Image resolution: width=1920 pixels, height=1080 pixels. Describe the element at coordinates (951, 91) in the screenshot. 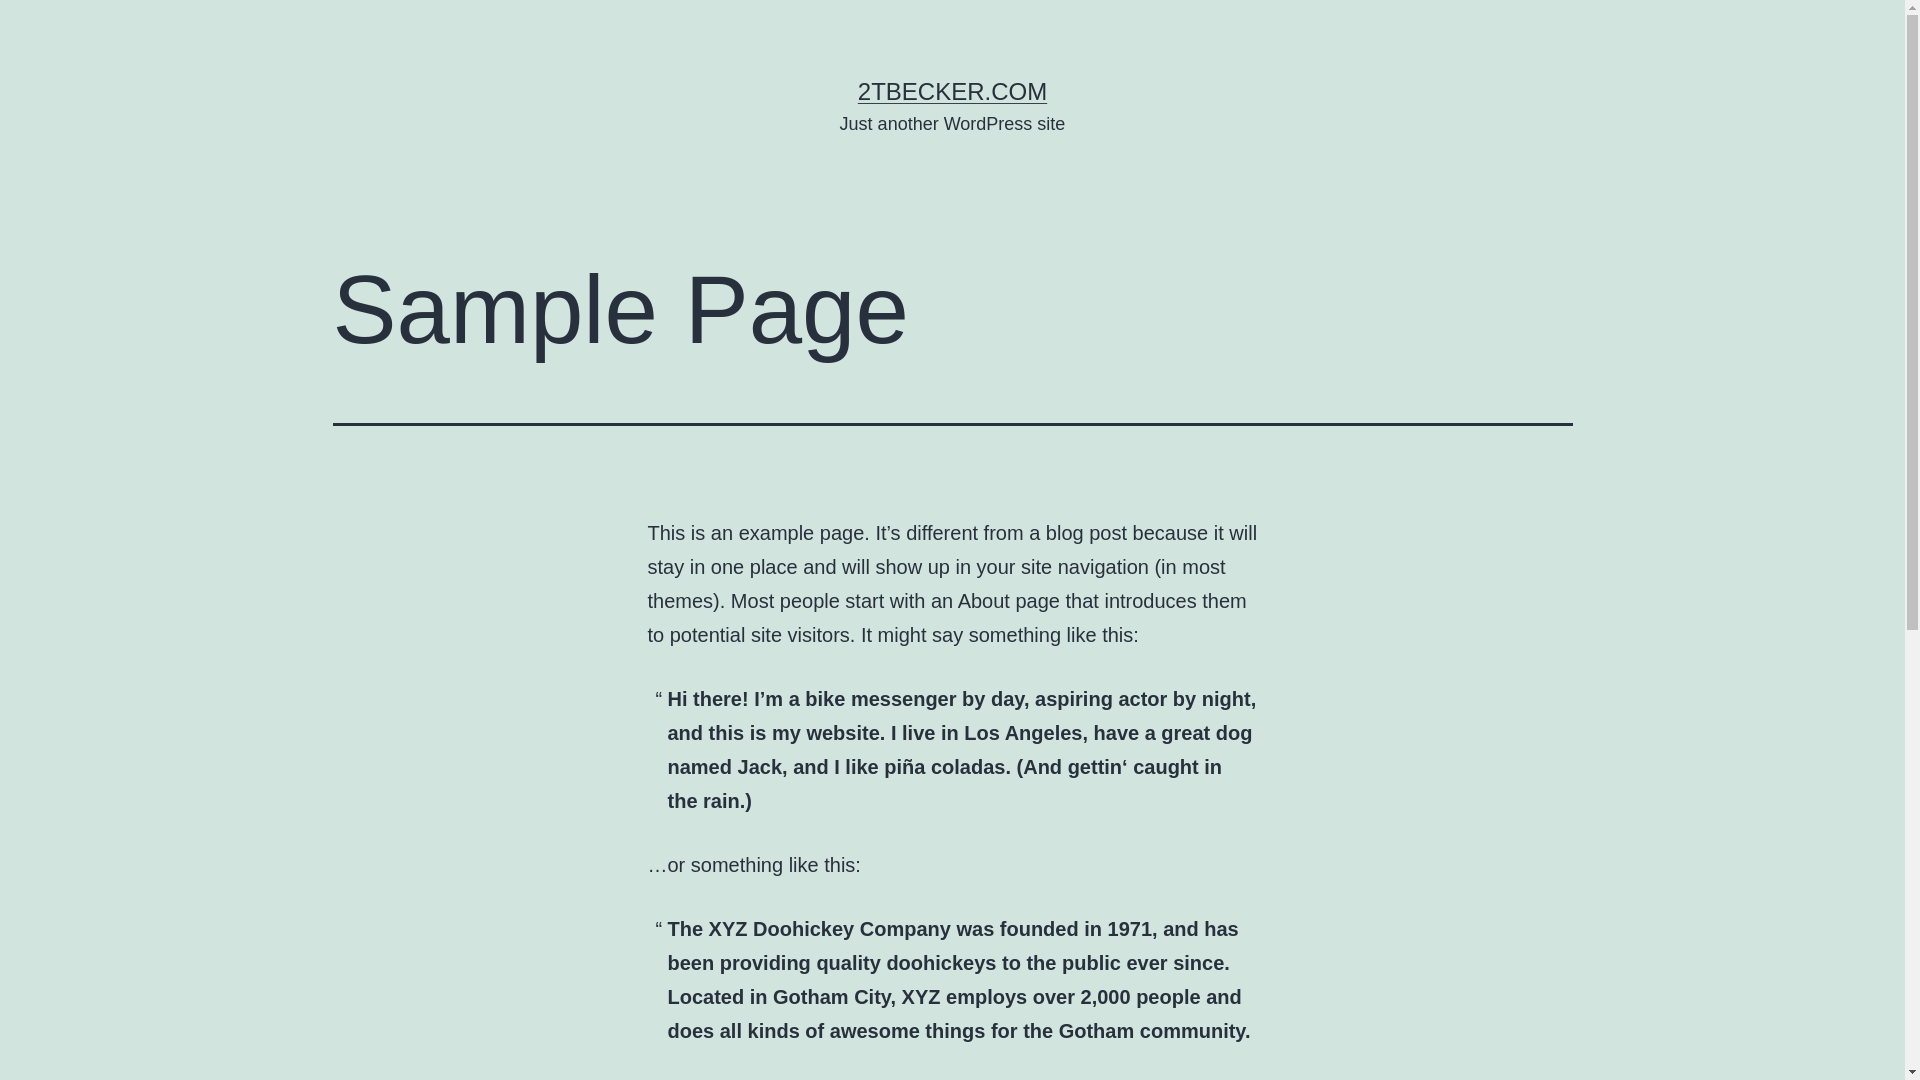

I see `'2TBECKER.COM'` at that location.